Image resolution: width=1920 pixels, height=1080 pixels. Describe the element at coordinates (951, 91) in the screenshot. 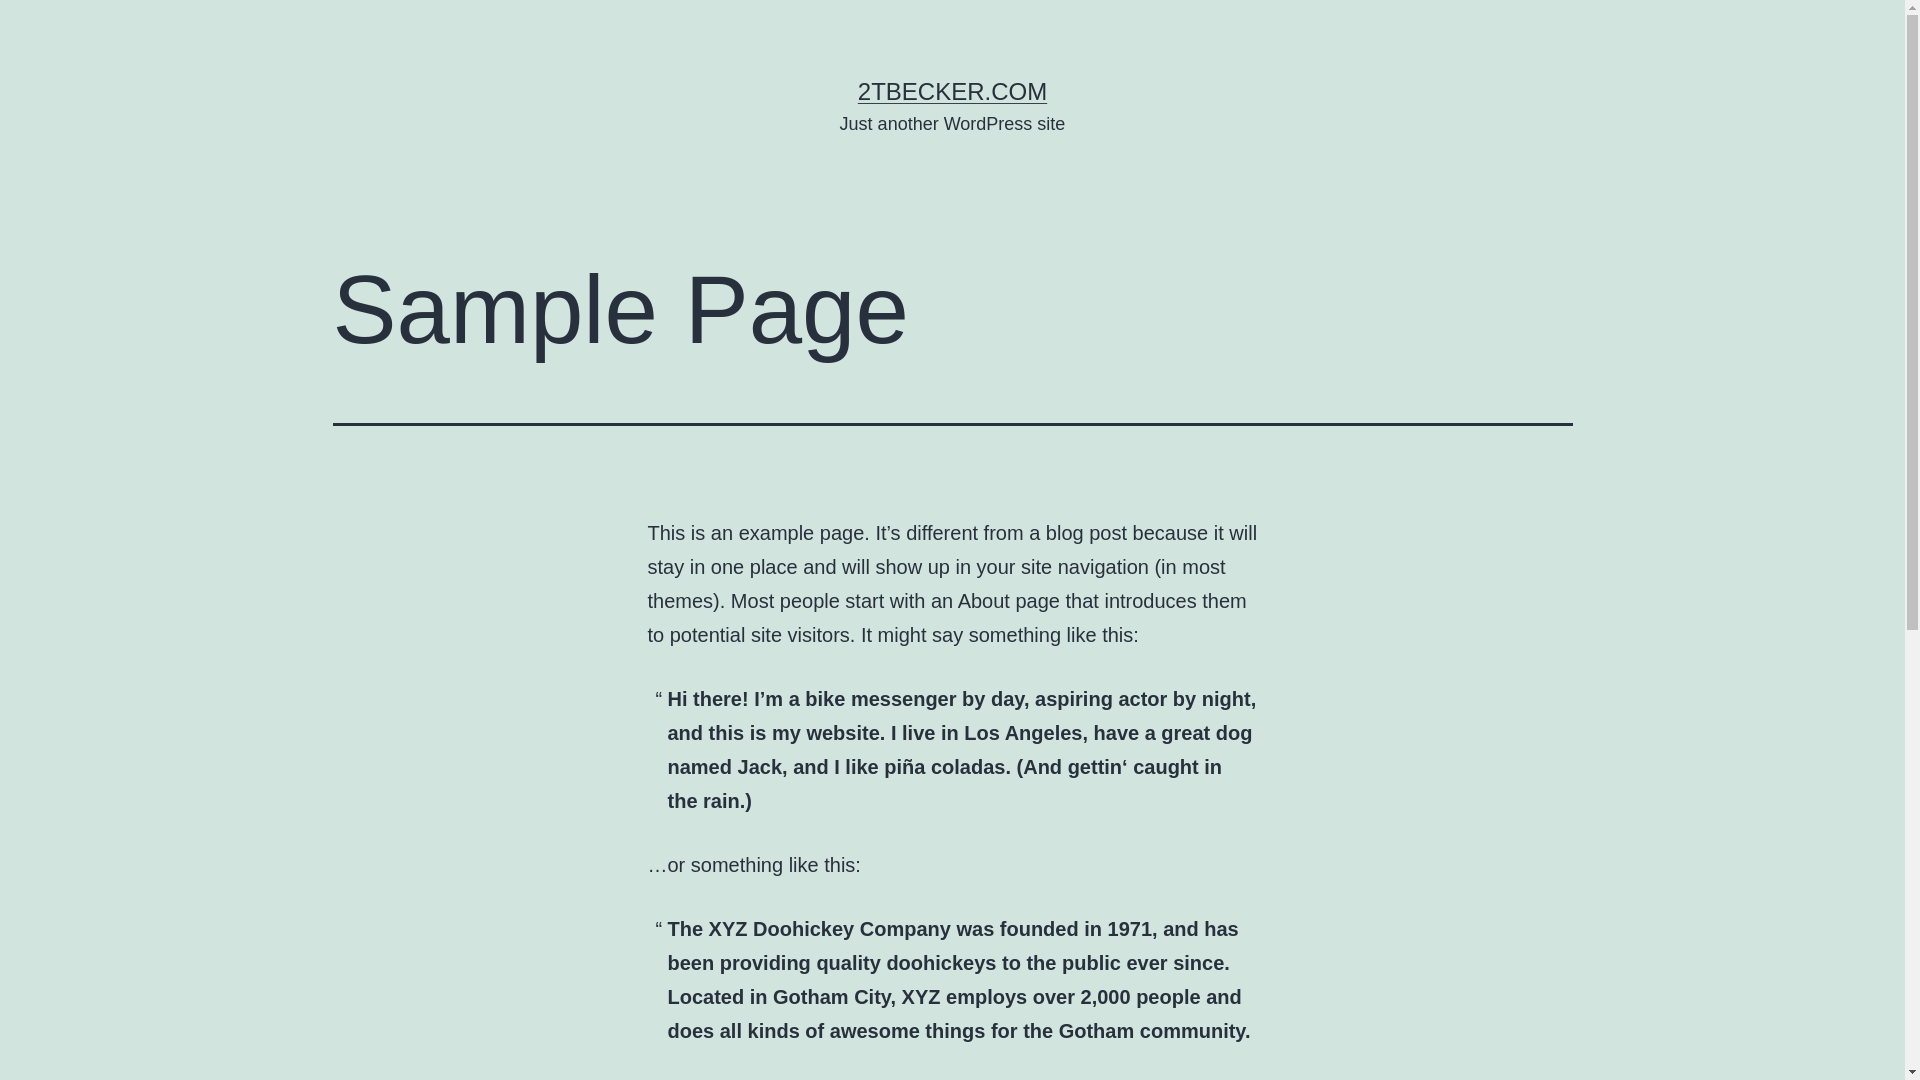

I see `'2TBECKER.COM'` at that location.